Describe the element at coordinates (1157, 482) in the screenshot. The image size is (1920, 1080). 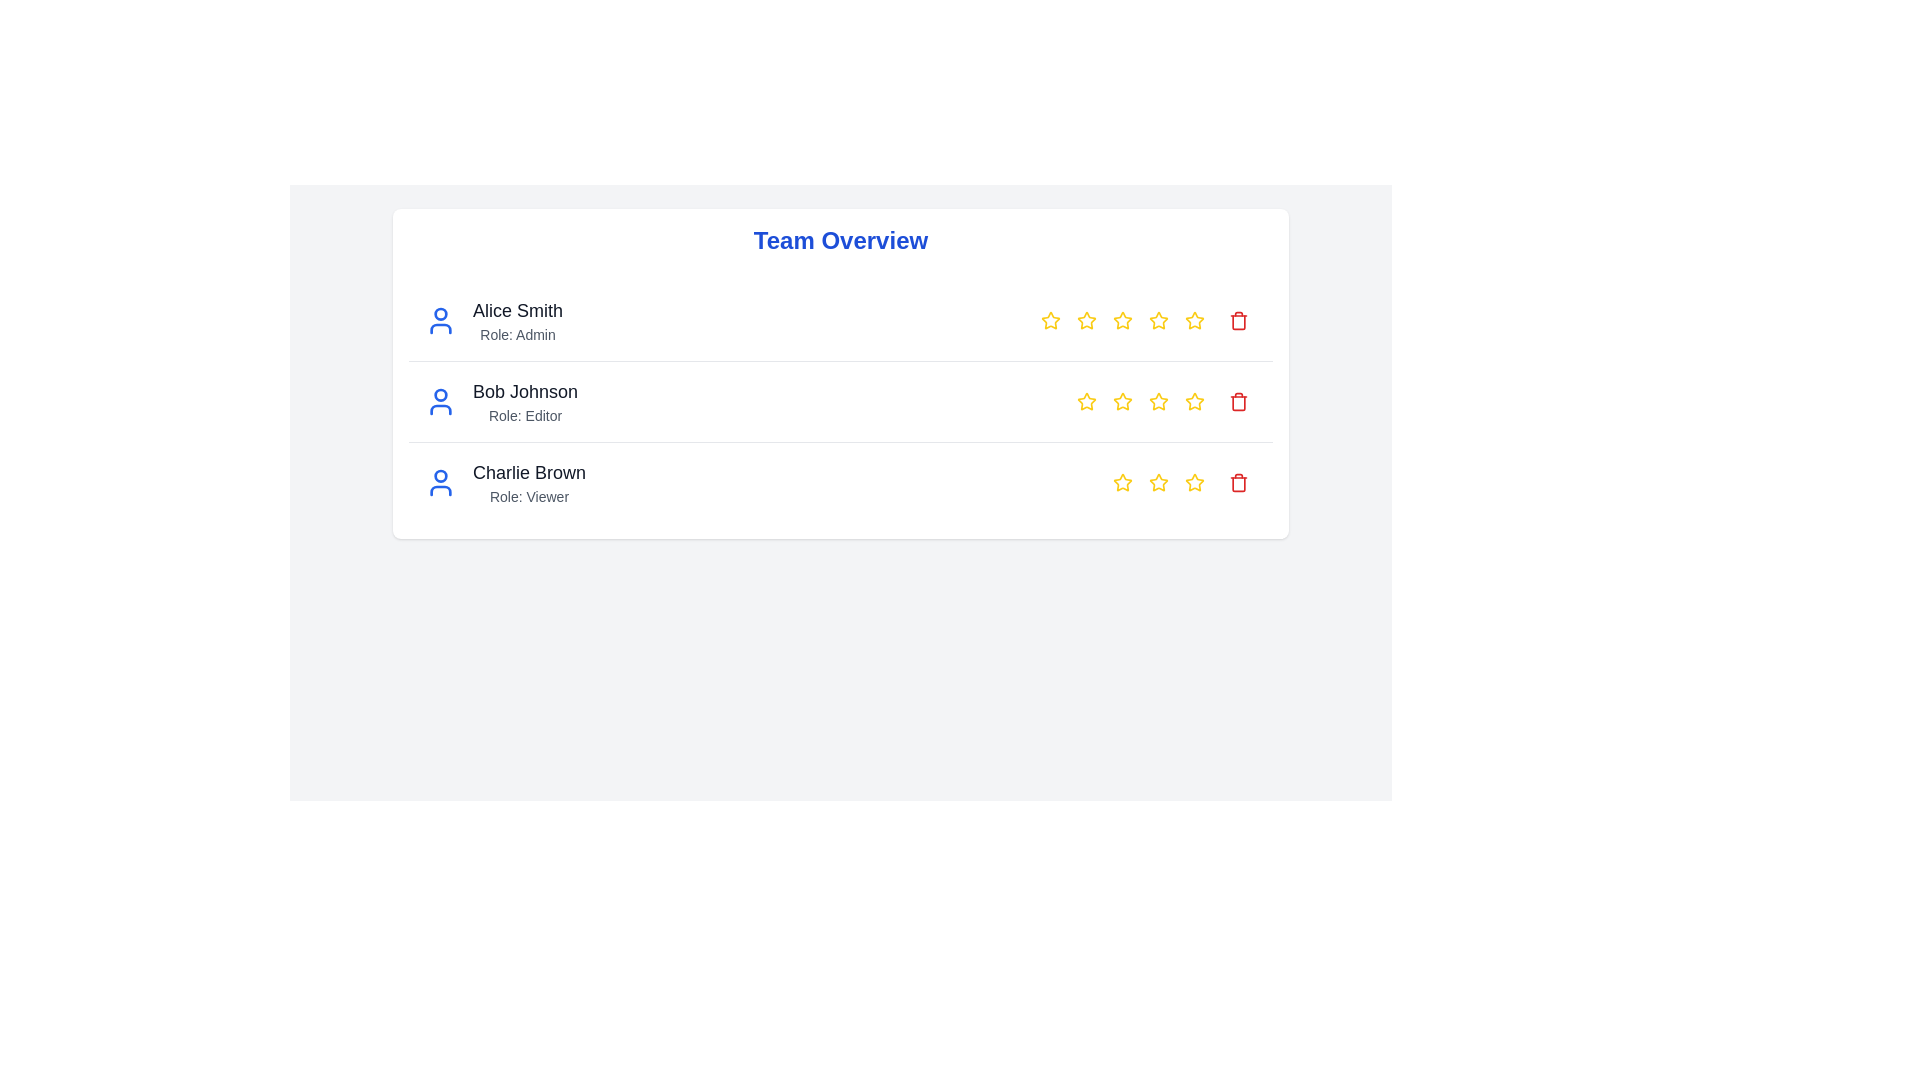
I see `the third yellow star icon in the rating group associated with 'Charlie Brown' in the 'Team Overview' table to rate` at that location.